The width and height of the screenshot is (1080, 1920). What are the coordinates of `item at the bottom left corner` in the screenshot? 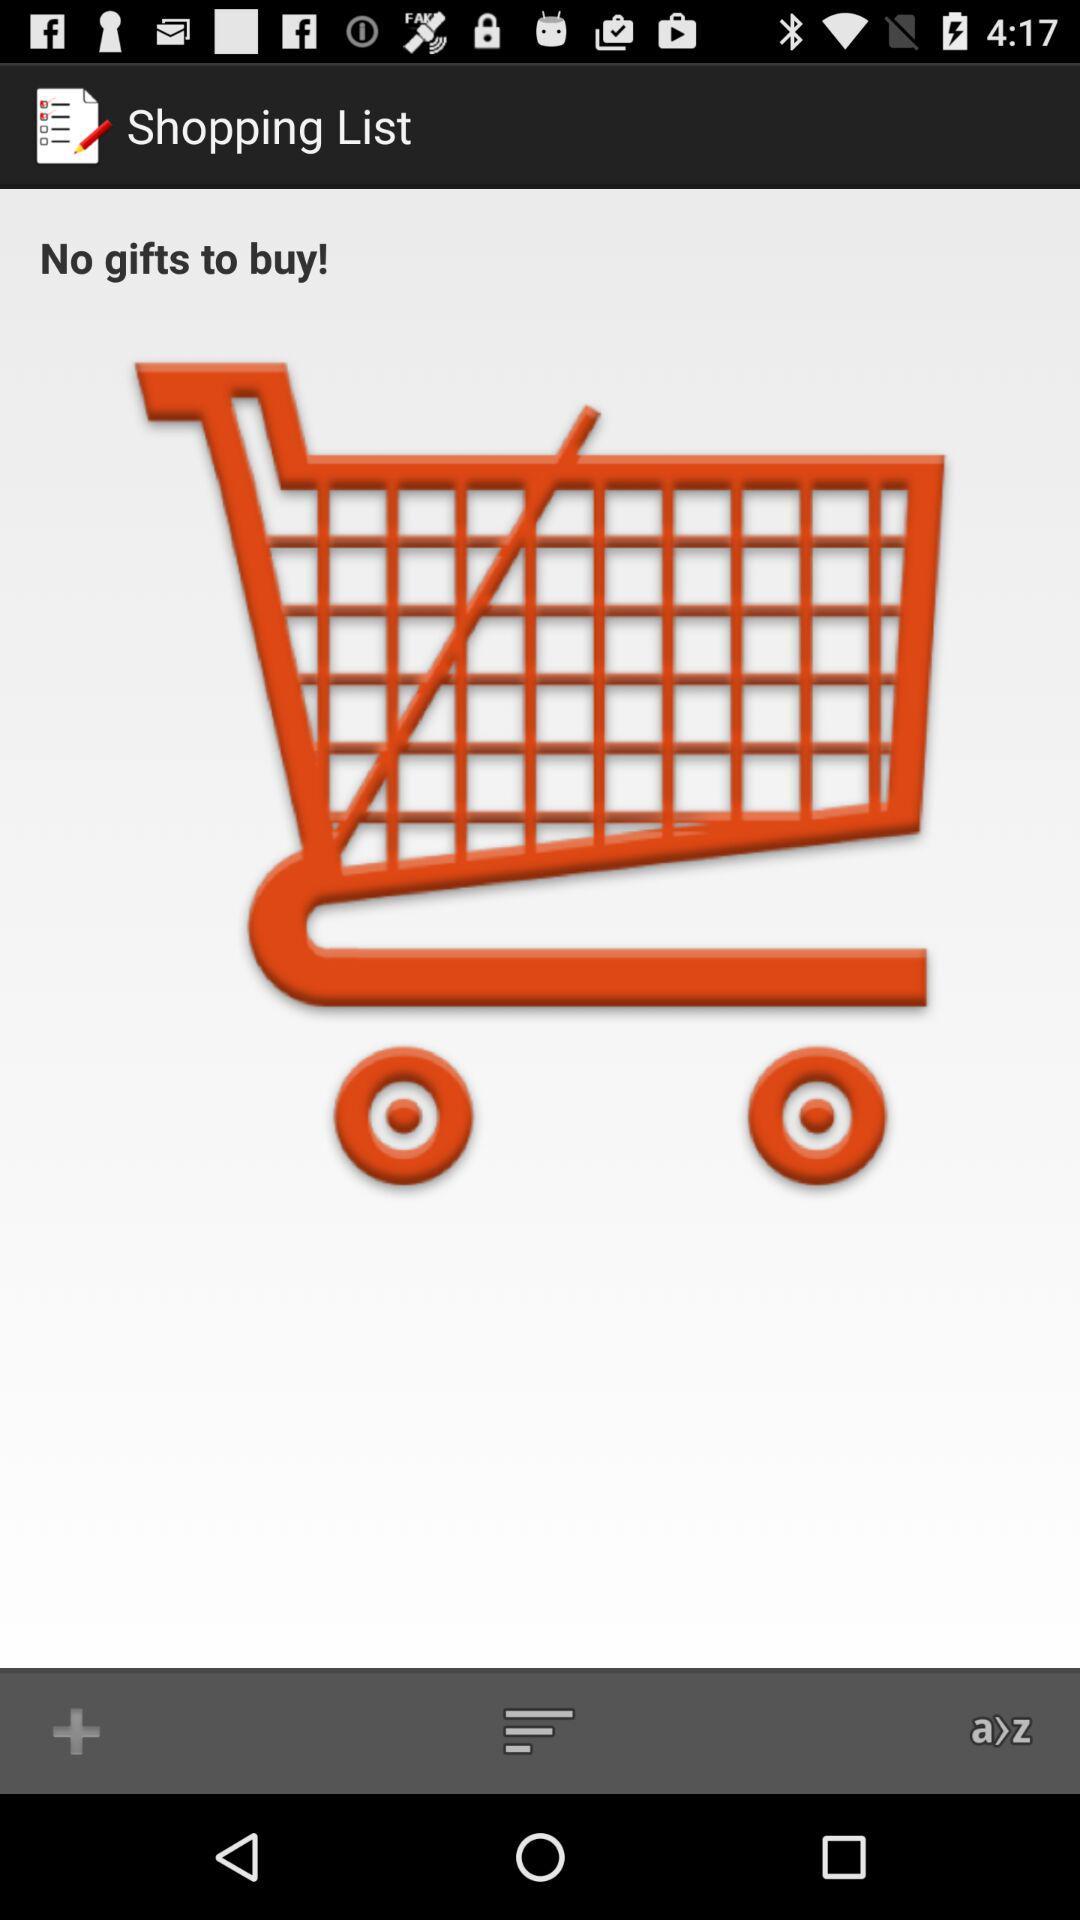 It's located at (75, 1730).